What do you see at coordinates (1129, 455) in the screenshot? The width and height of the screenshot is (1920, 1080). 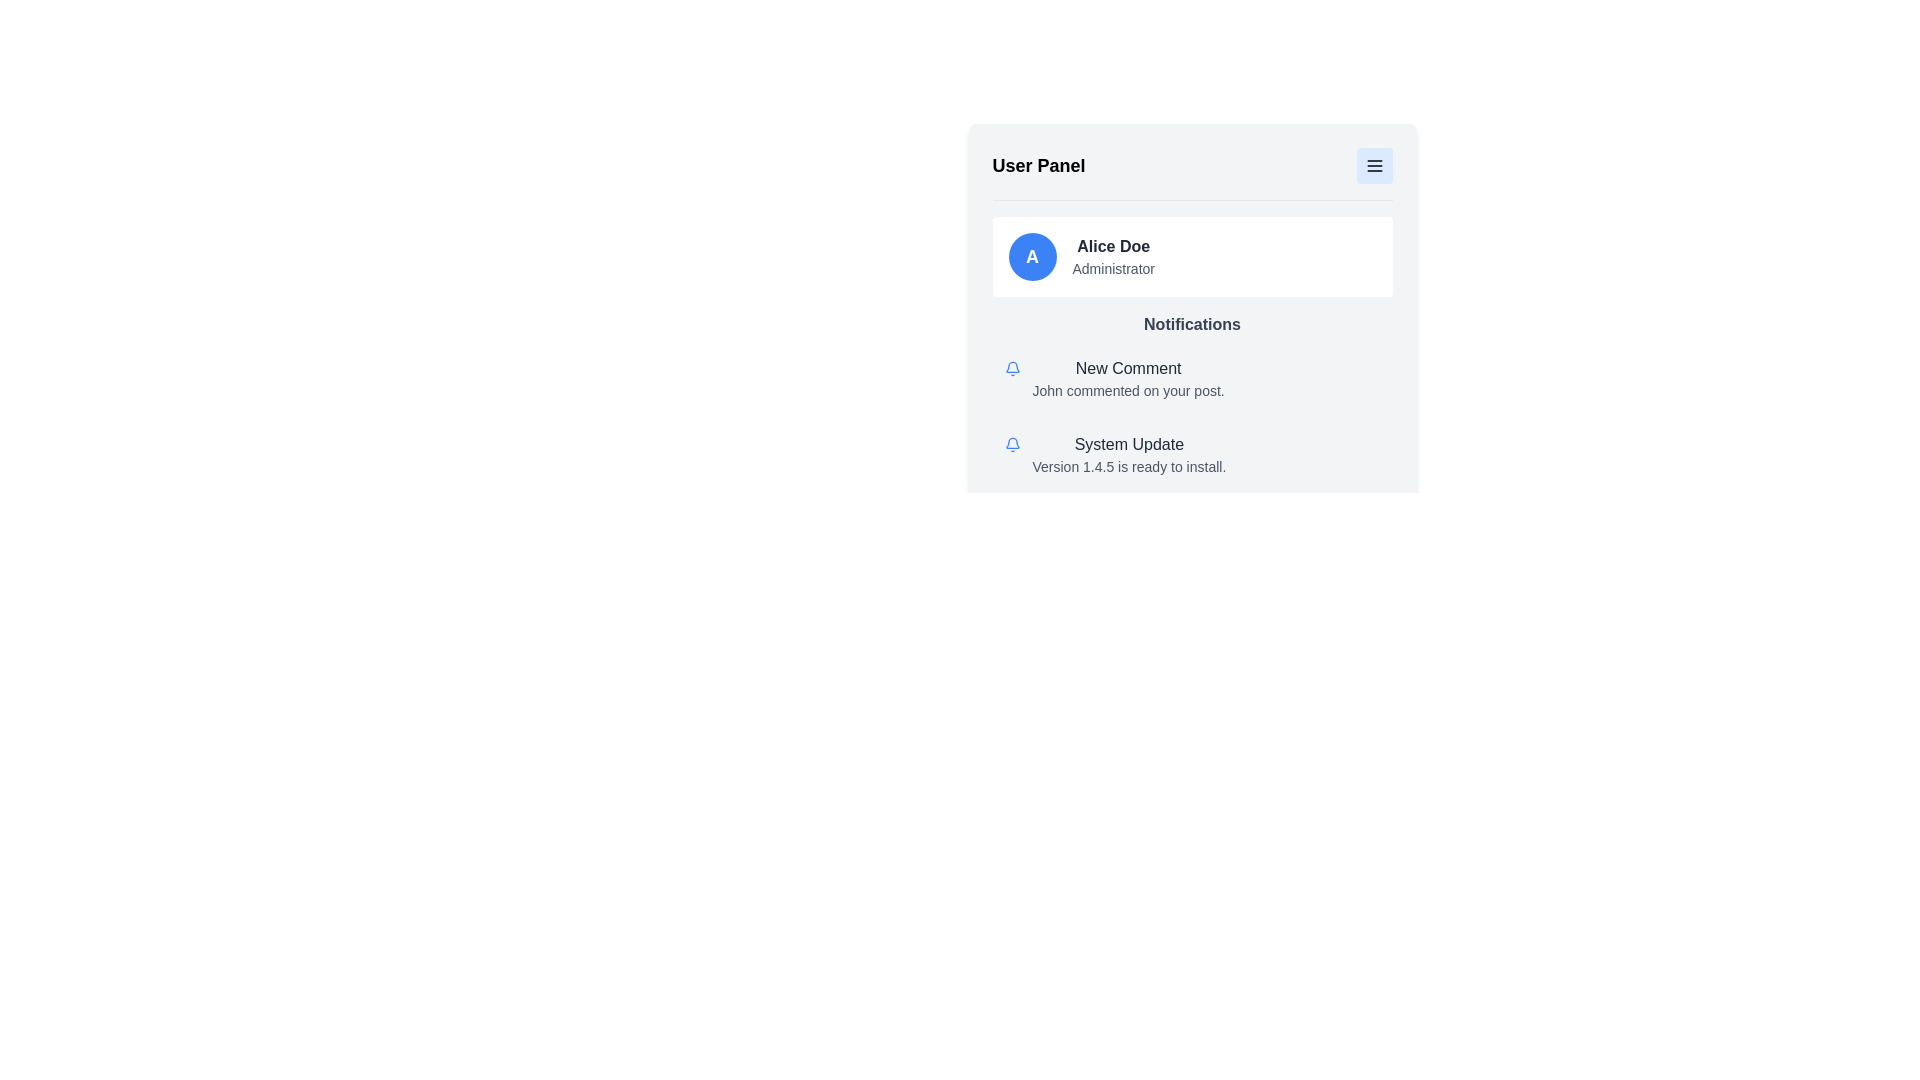 I see `the notification message about 'Version 1.4.5.' located in the Notifications section, which is the second notification in the list, to potentially initiate the installation process` at bounding box center [1129, 455].